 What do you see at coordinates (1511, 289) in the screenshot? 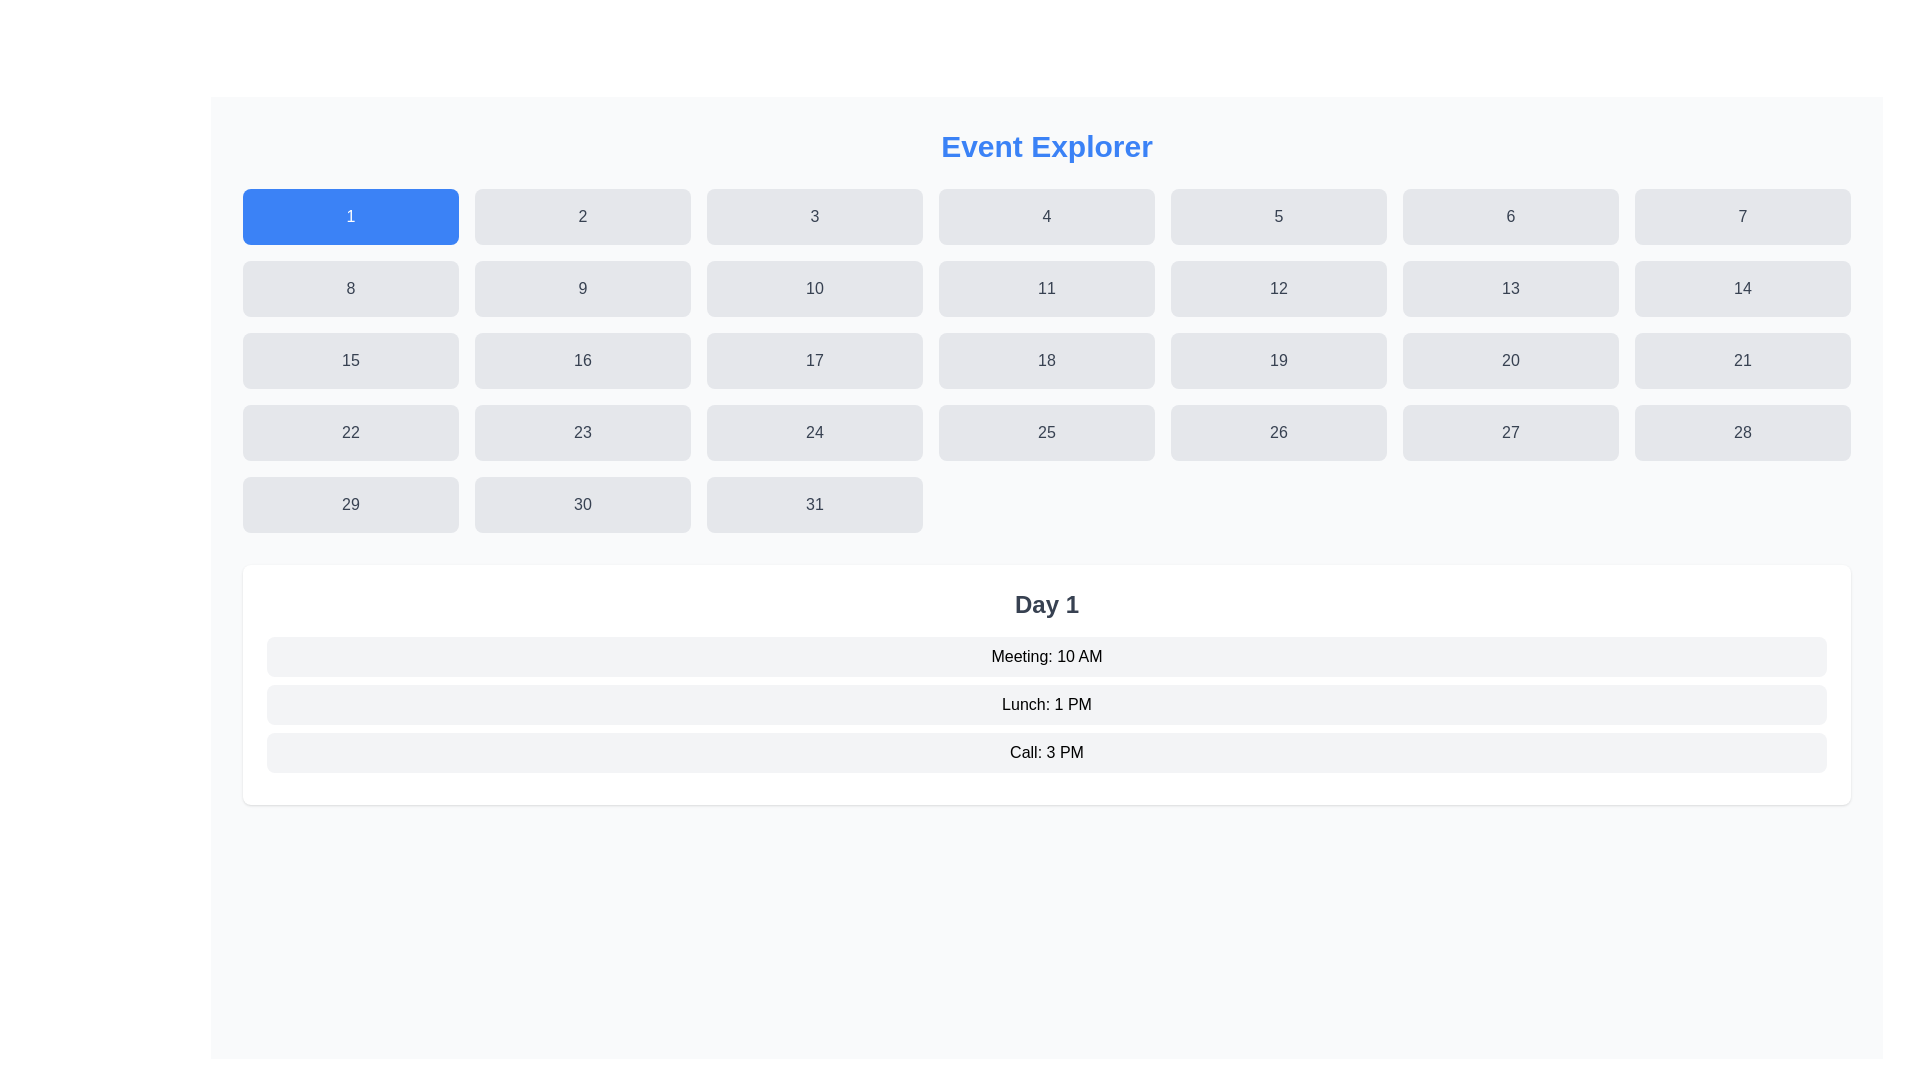
I see `the button representing the date option located in the second row, sixth column of the grid layout` at bounding box center [1511, 289].